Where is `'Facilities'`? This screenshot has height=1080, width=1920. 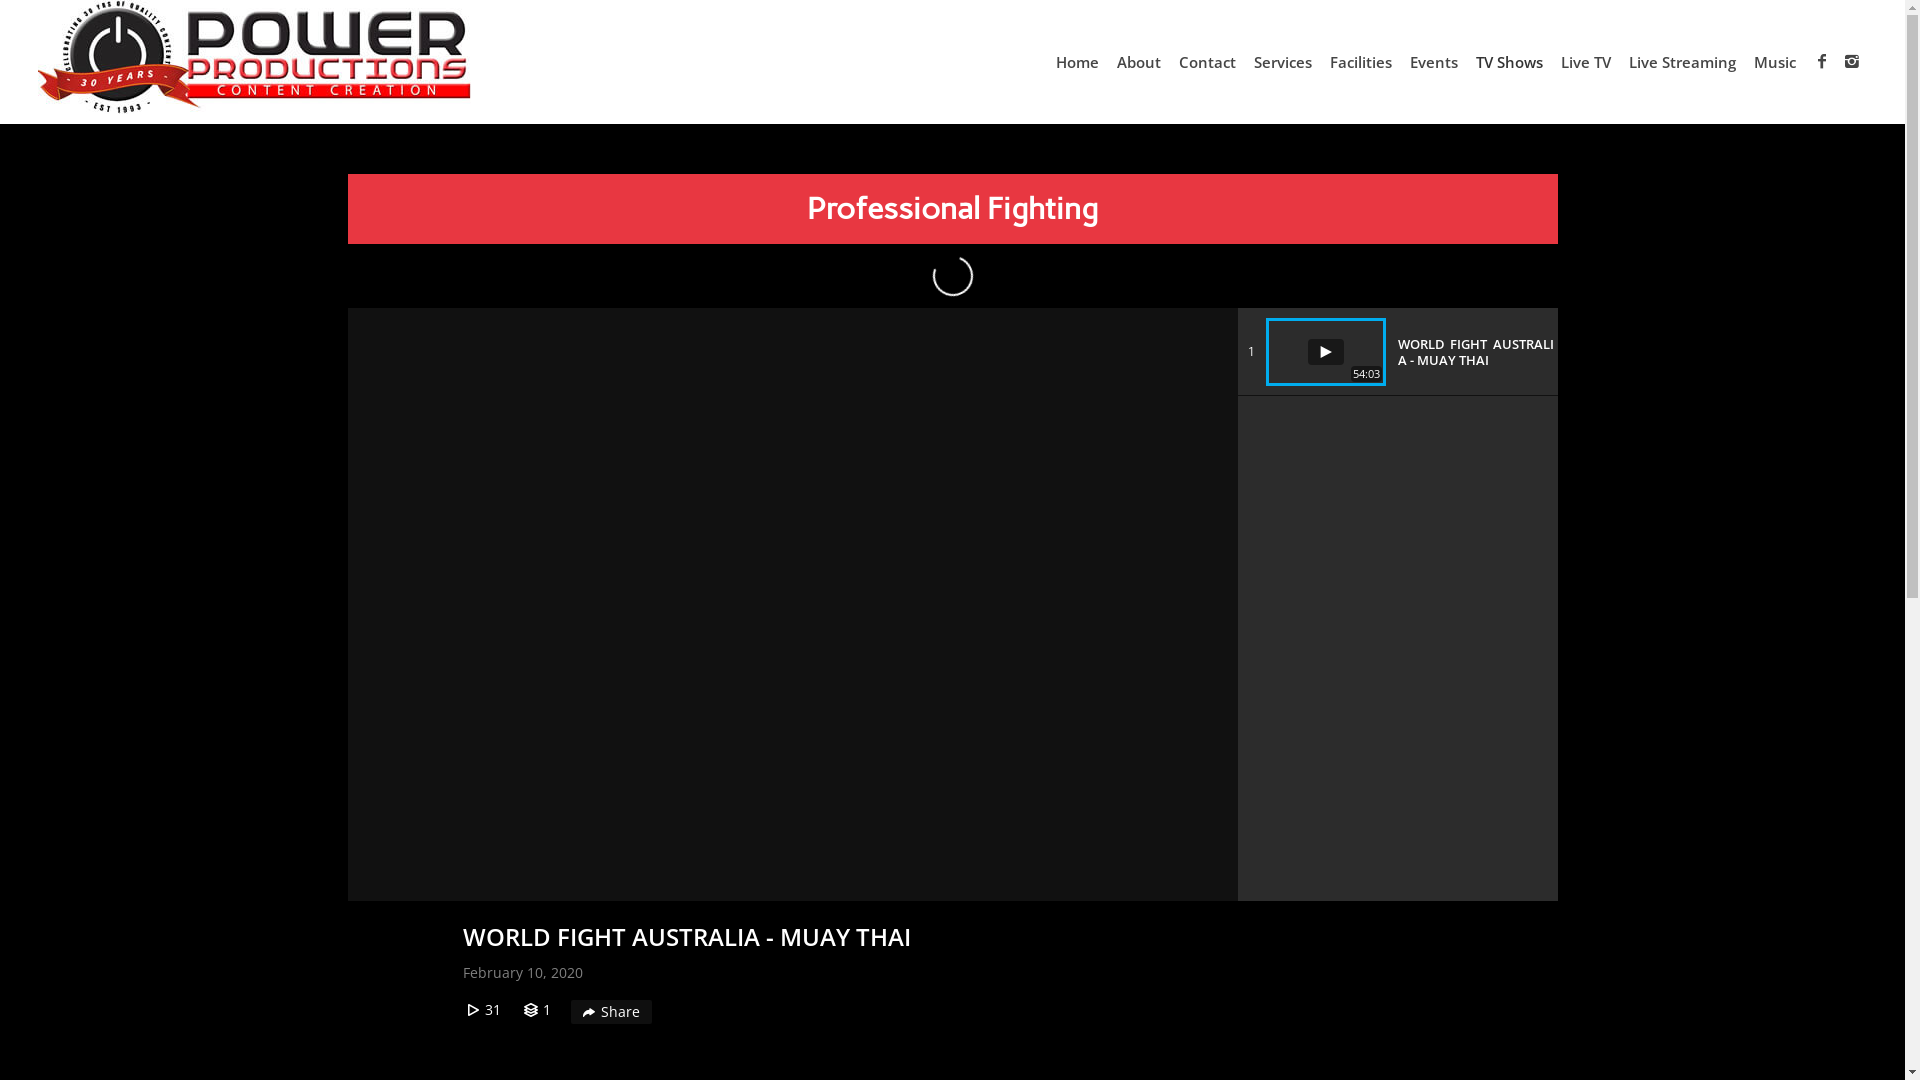 'Facilities' is located at coordinates (1320, 60).